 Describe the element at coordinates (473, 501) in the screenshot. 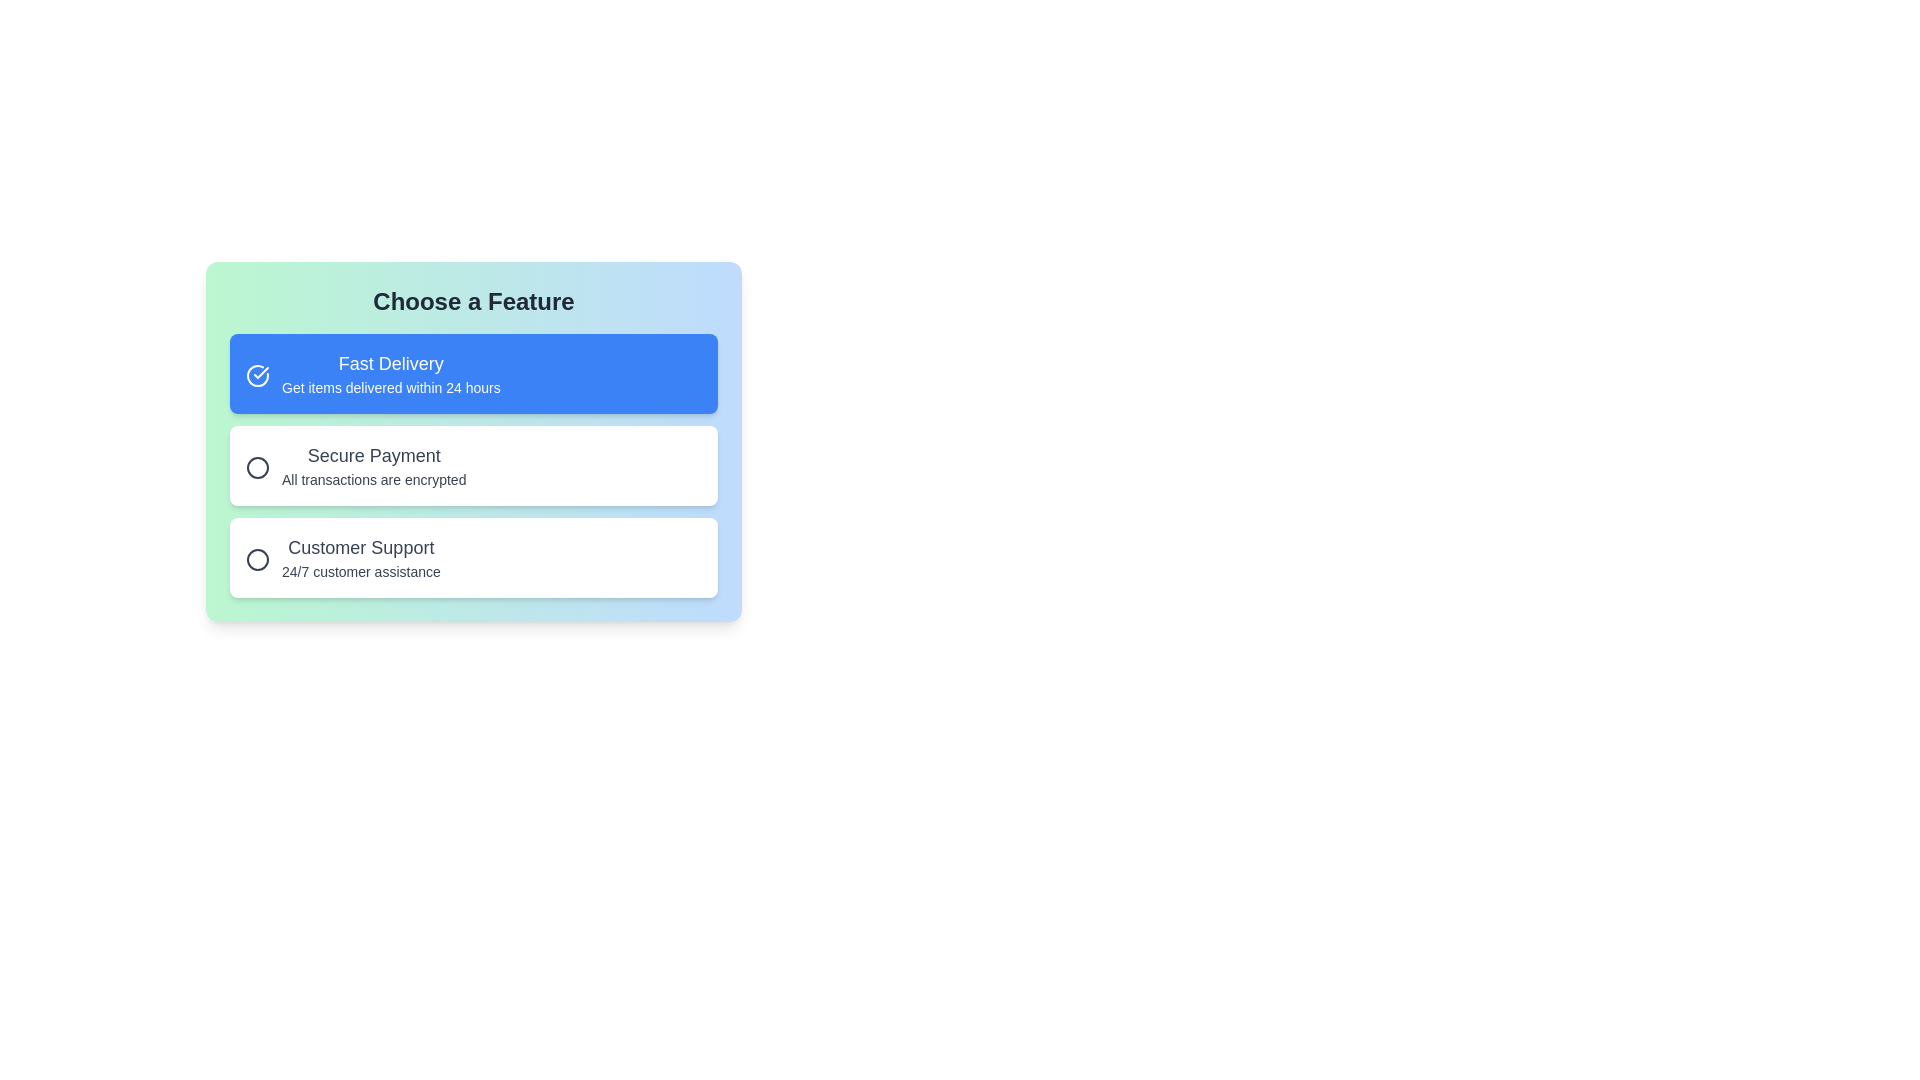

I see `the 'Secure Payment' card` at that location.